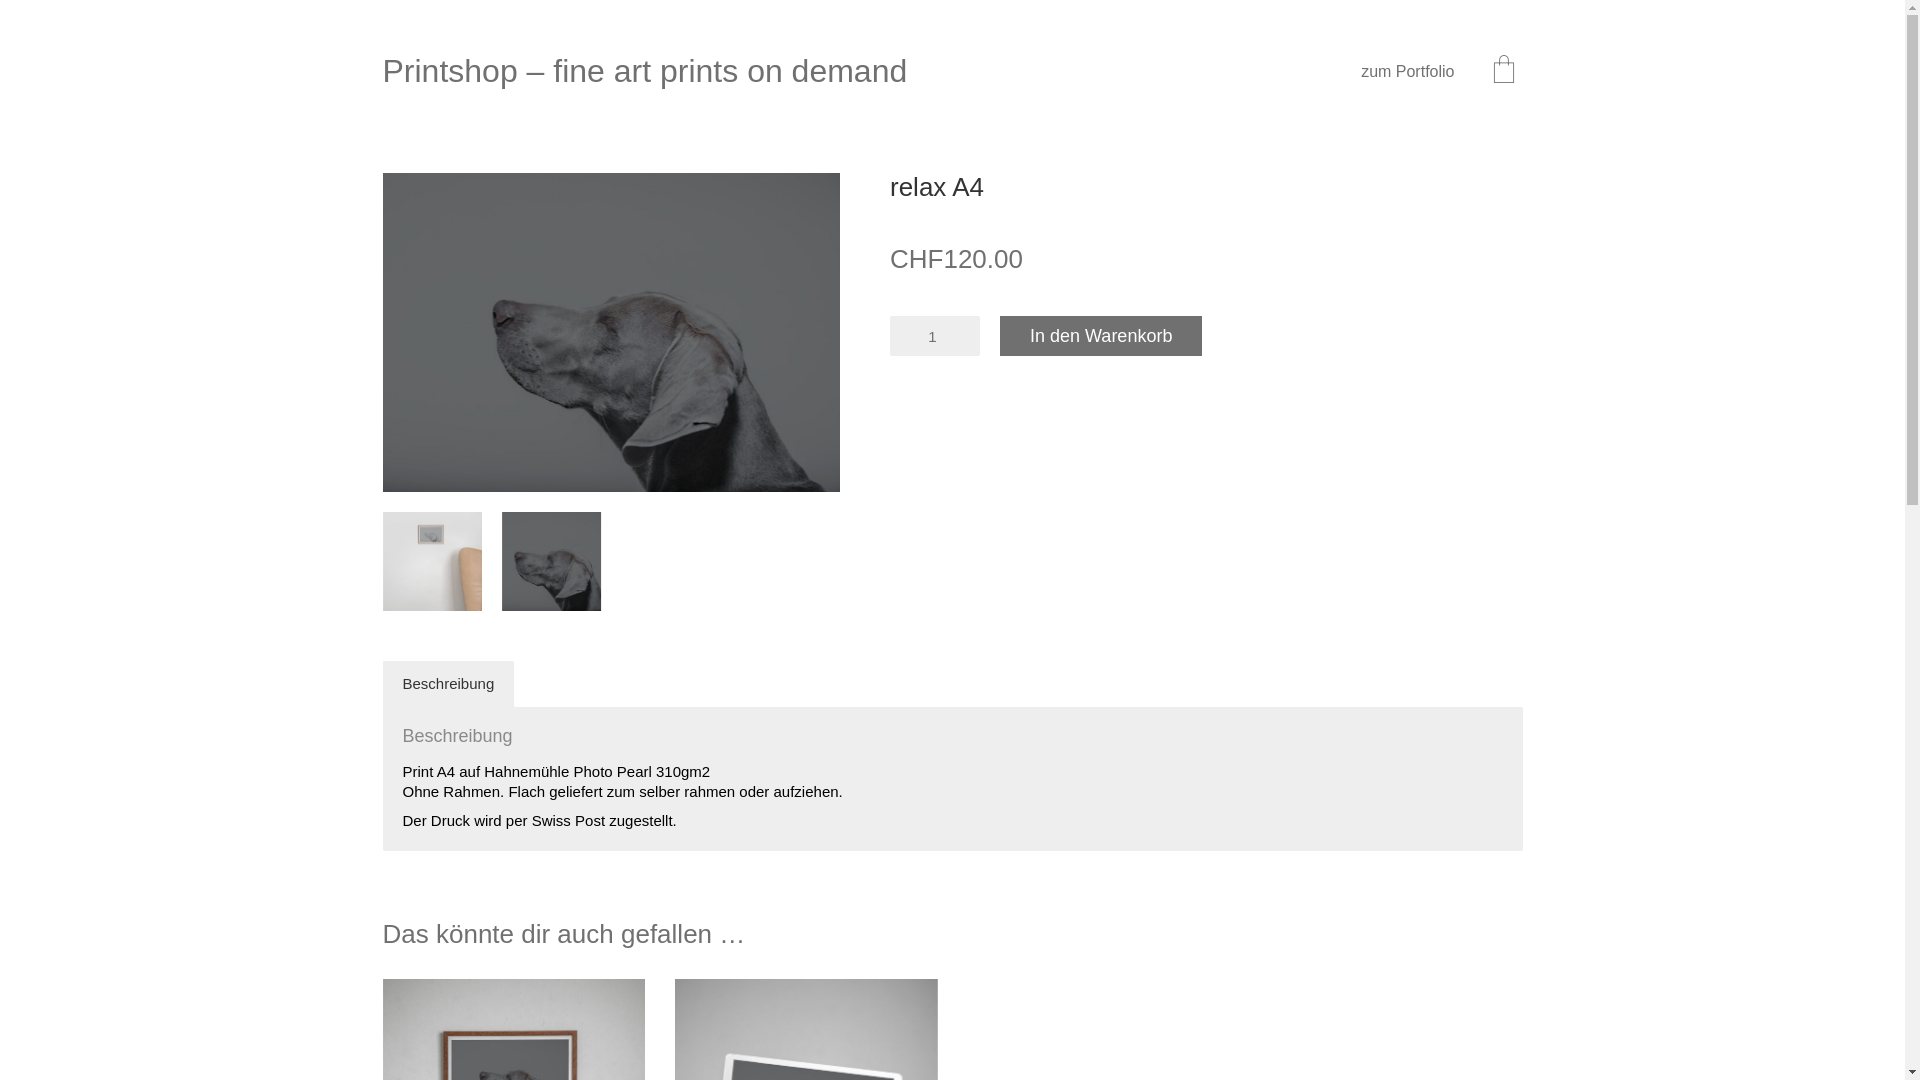 The image size is (1920, 1080). What do you see at coordinates (934, 334) in the screenshot?
I see `'Menge'` at bounding box center [934, 334].